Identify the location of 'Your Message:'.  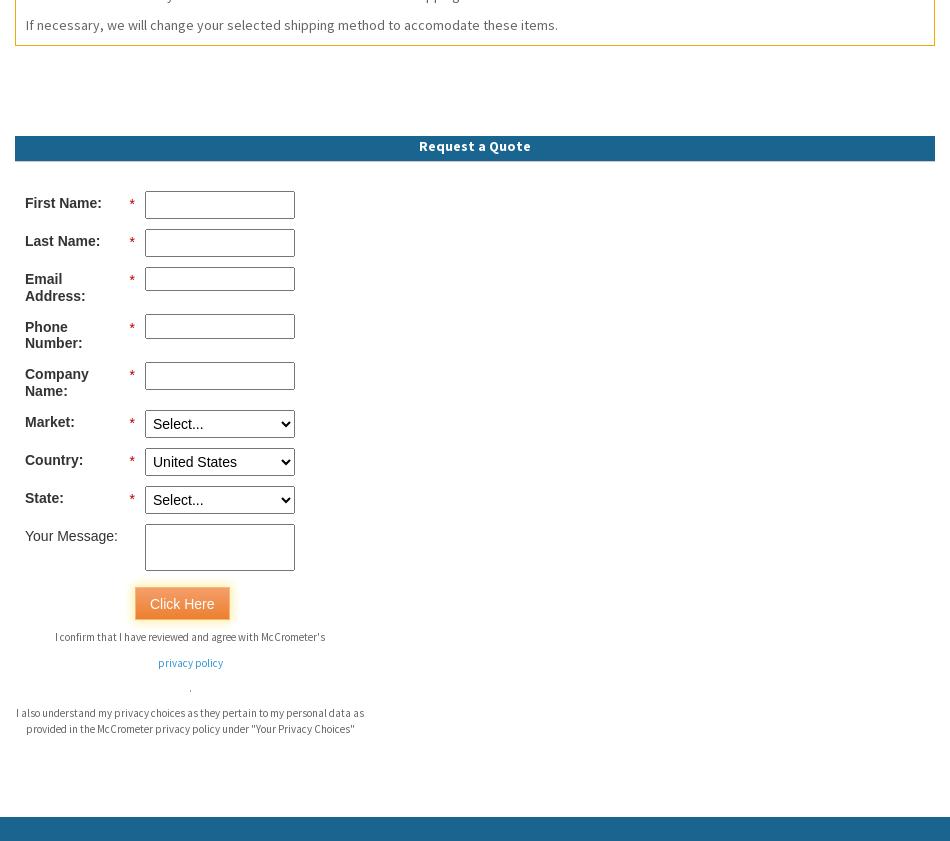
(70, 535).